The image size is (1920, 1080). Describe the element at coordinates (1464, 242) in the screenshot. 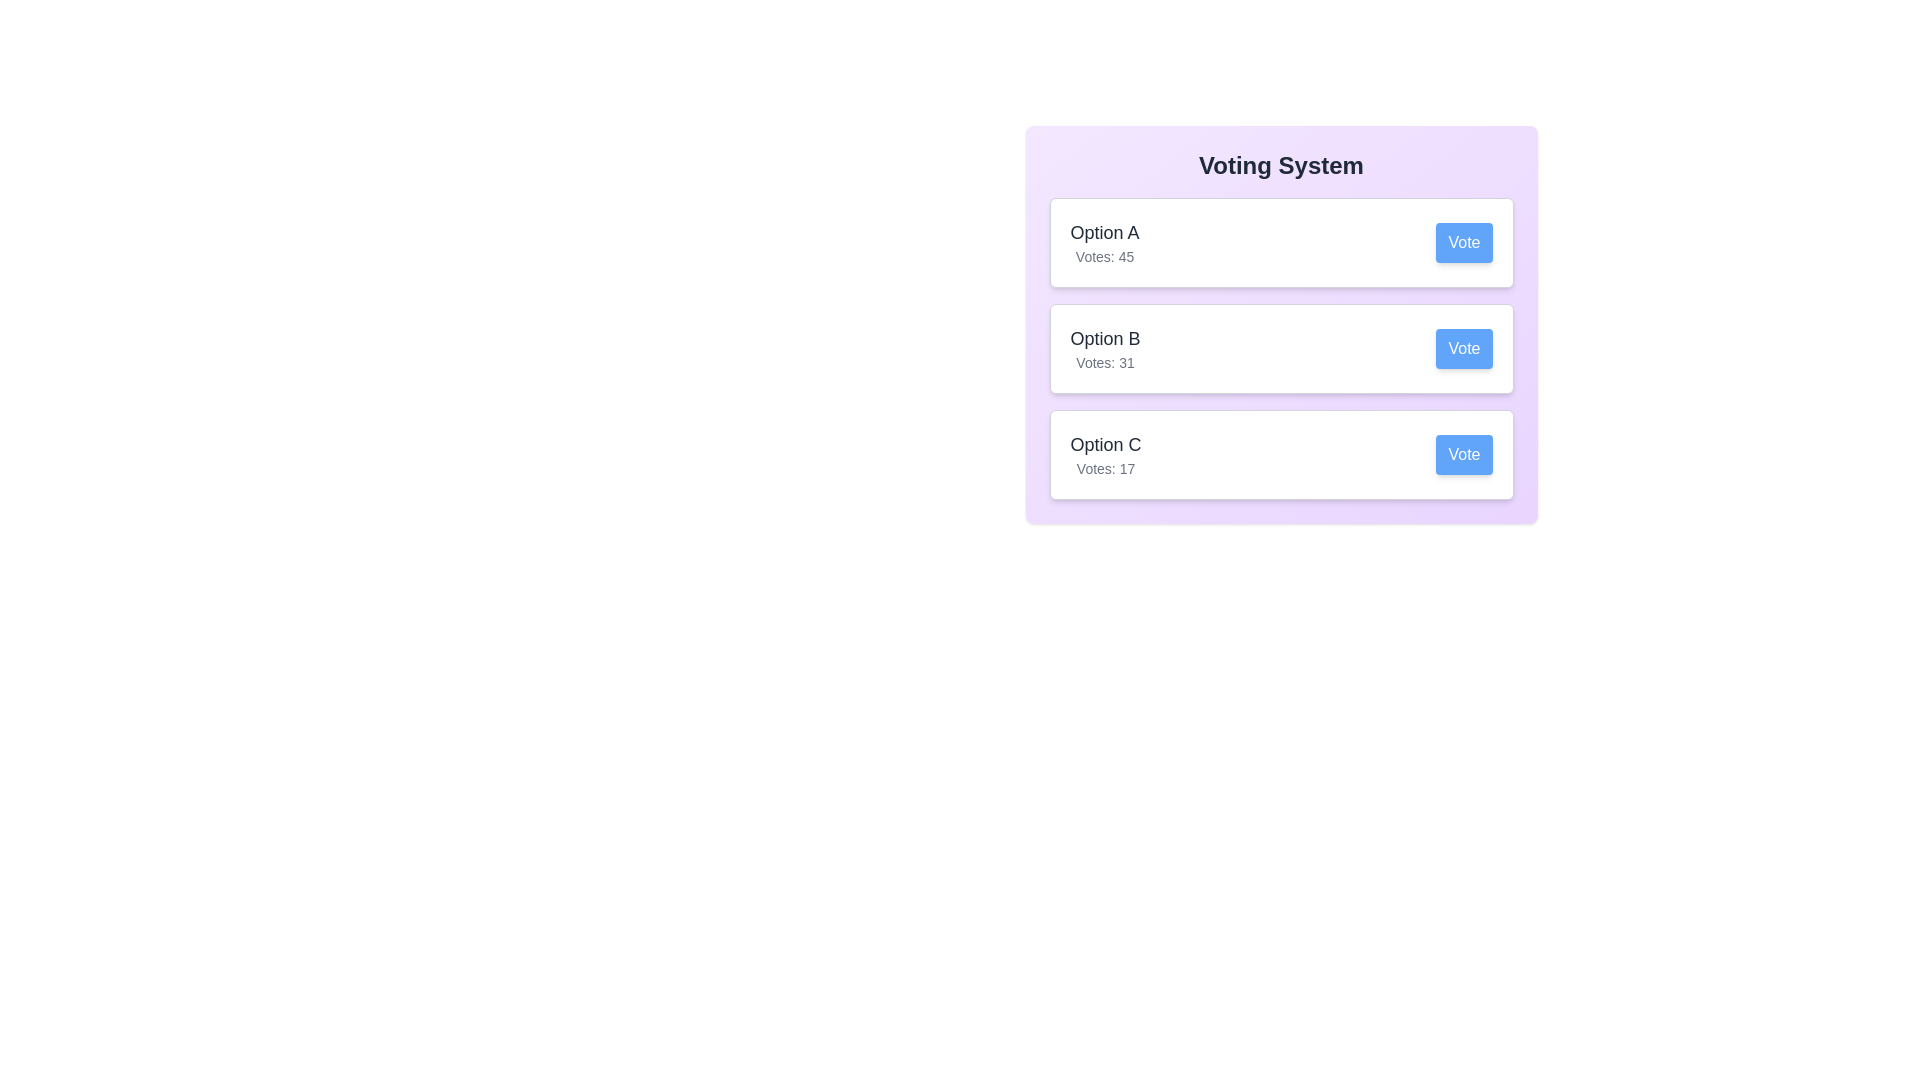

I see `the voting button for option A` at that location.